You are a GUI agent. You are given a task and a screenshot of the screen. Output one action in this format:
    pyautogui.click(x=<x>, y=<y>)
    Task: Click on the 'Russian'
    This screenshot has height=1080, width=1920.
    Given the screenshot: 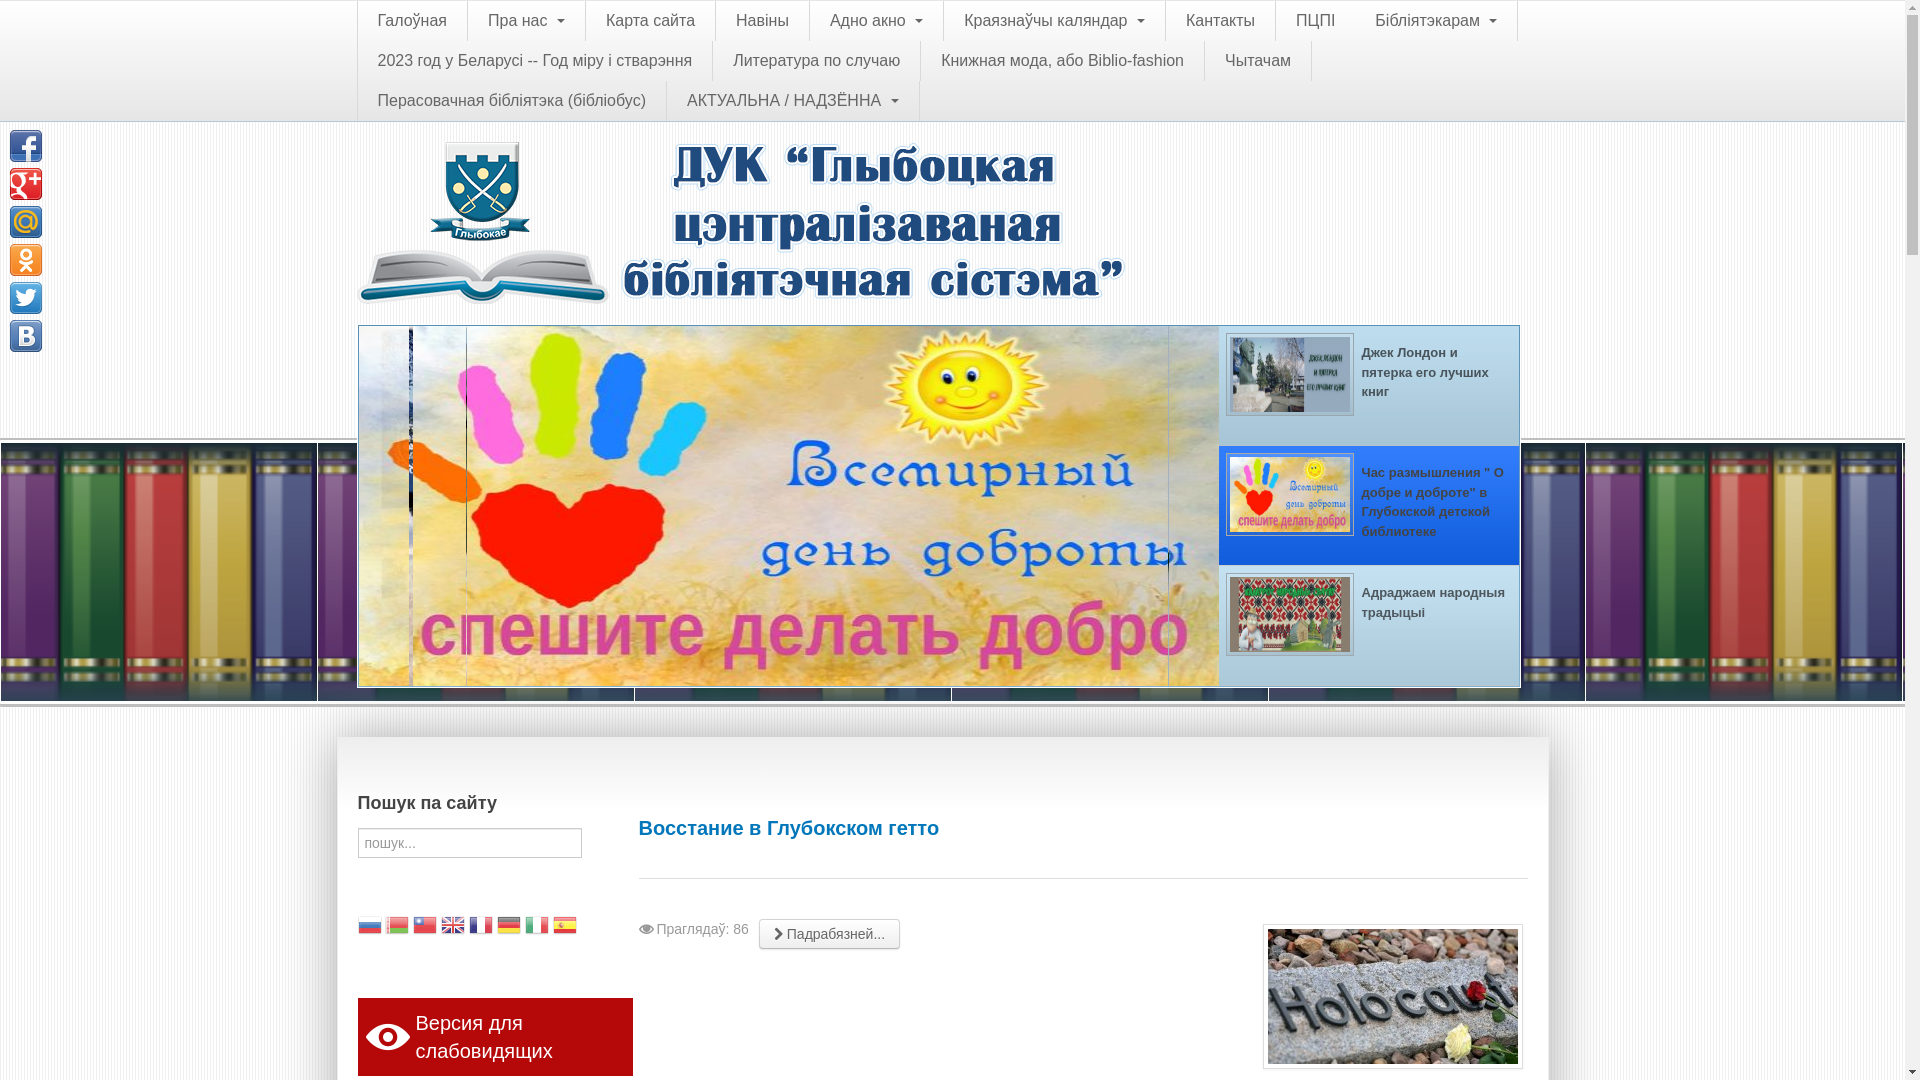 What is the action you would take?
    pyautogui.click(x=358, y=927)
    